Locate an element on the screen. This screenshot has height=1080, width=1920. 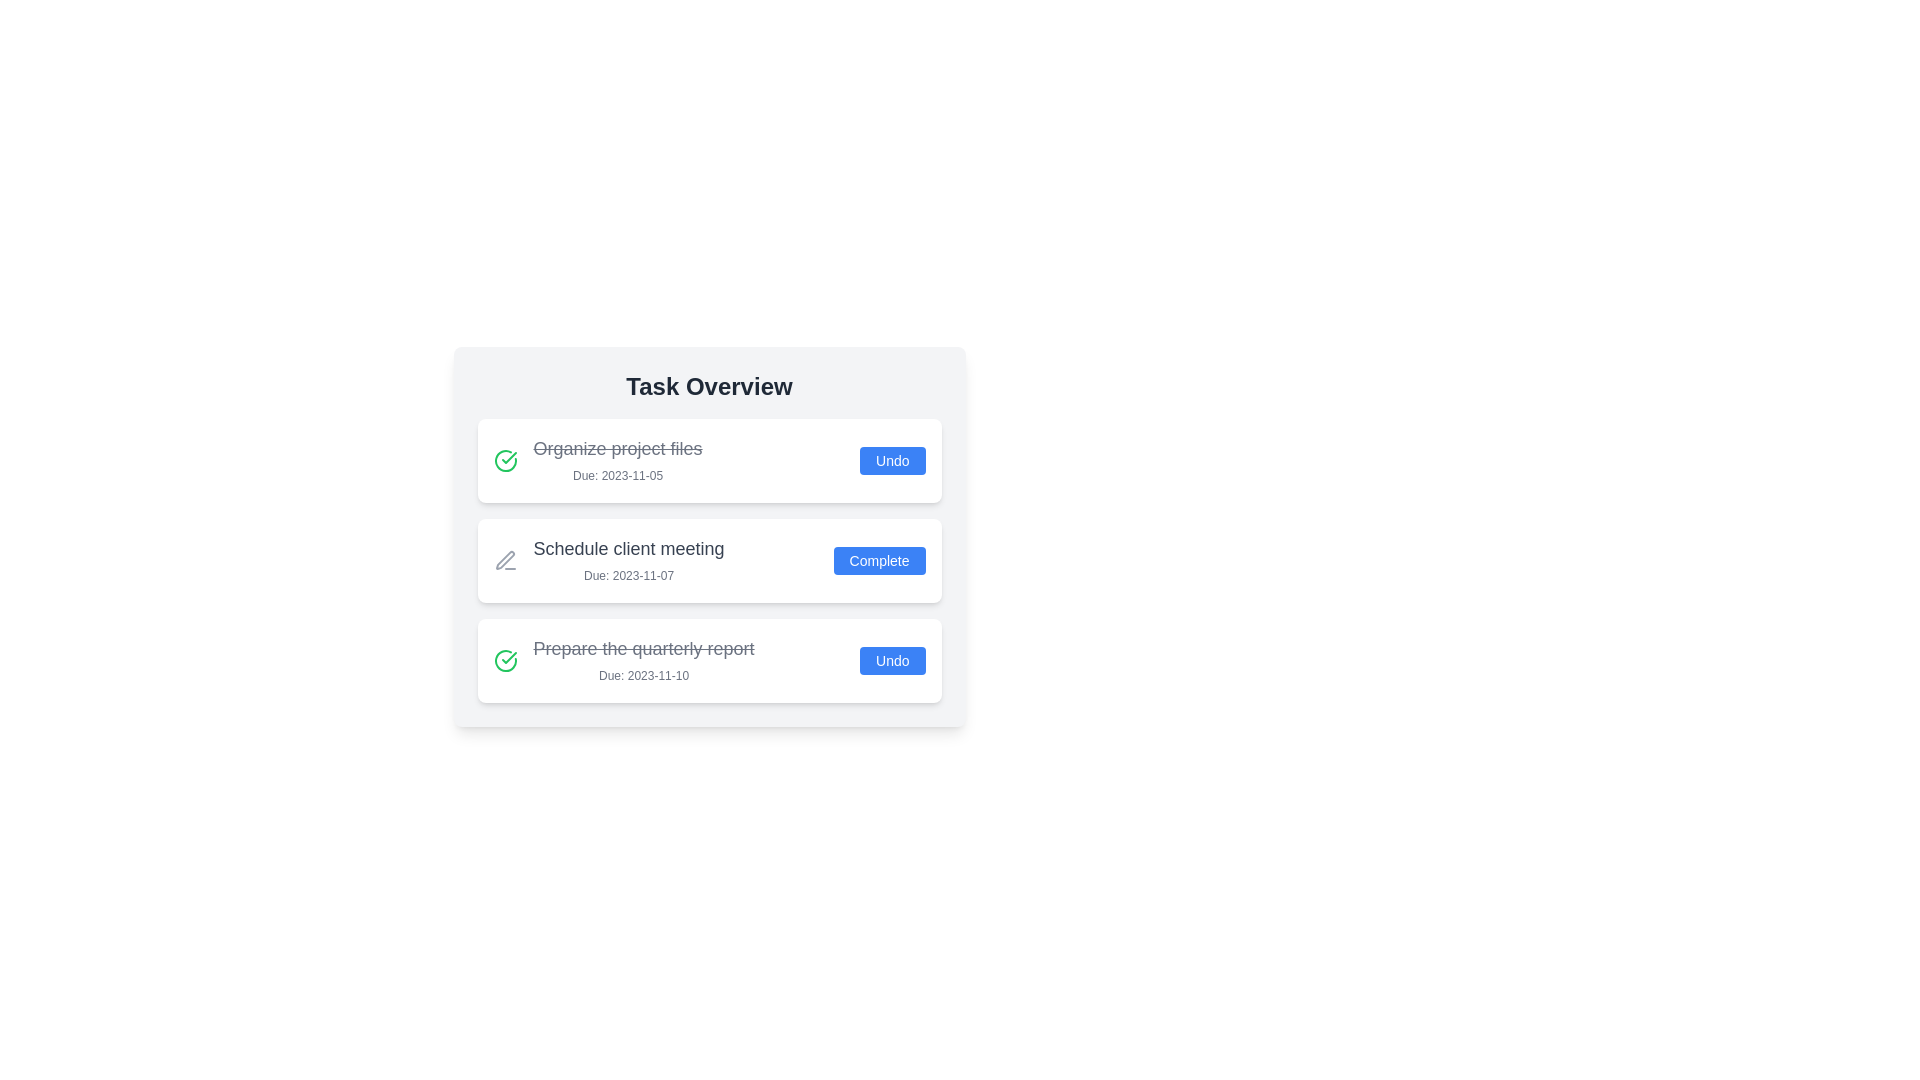
the task card for 'Organize project files' to observe any visual changes is located at coordinates (709, 461).